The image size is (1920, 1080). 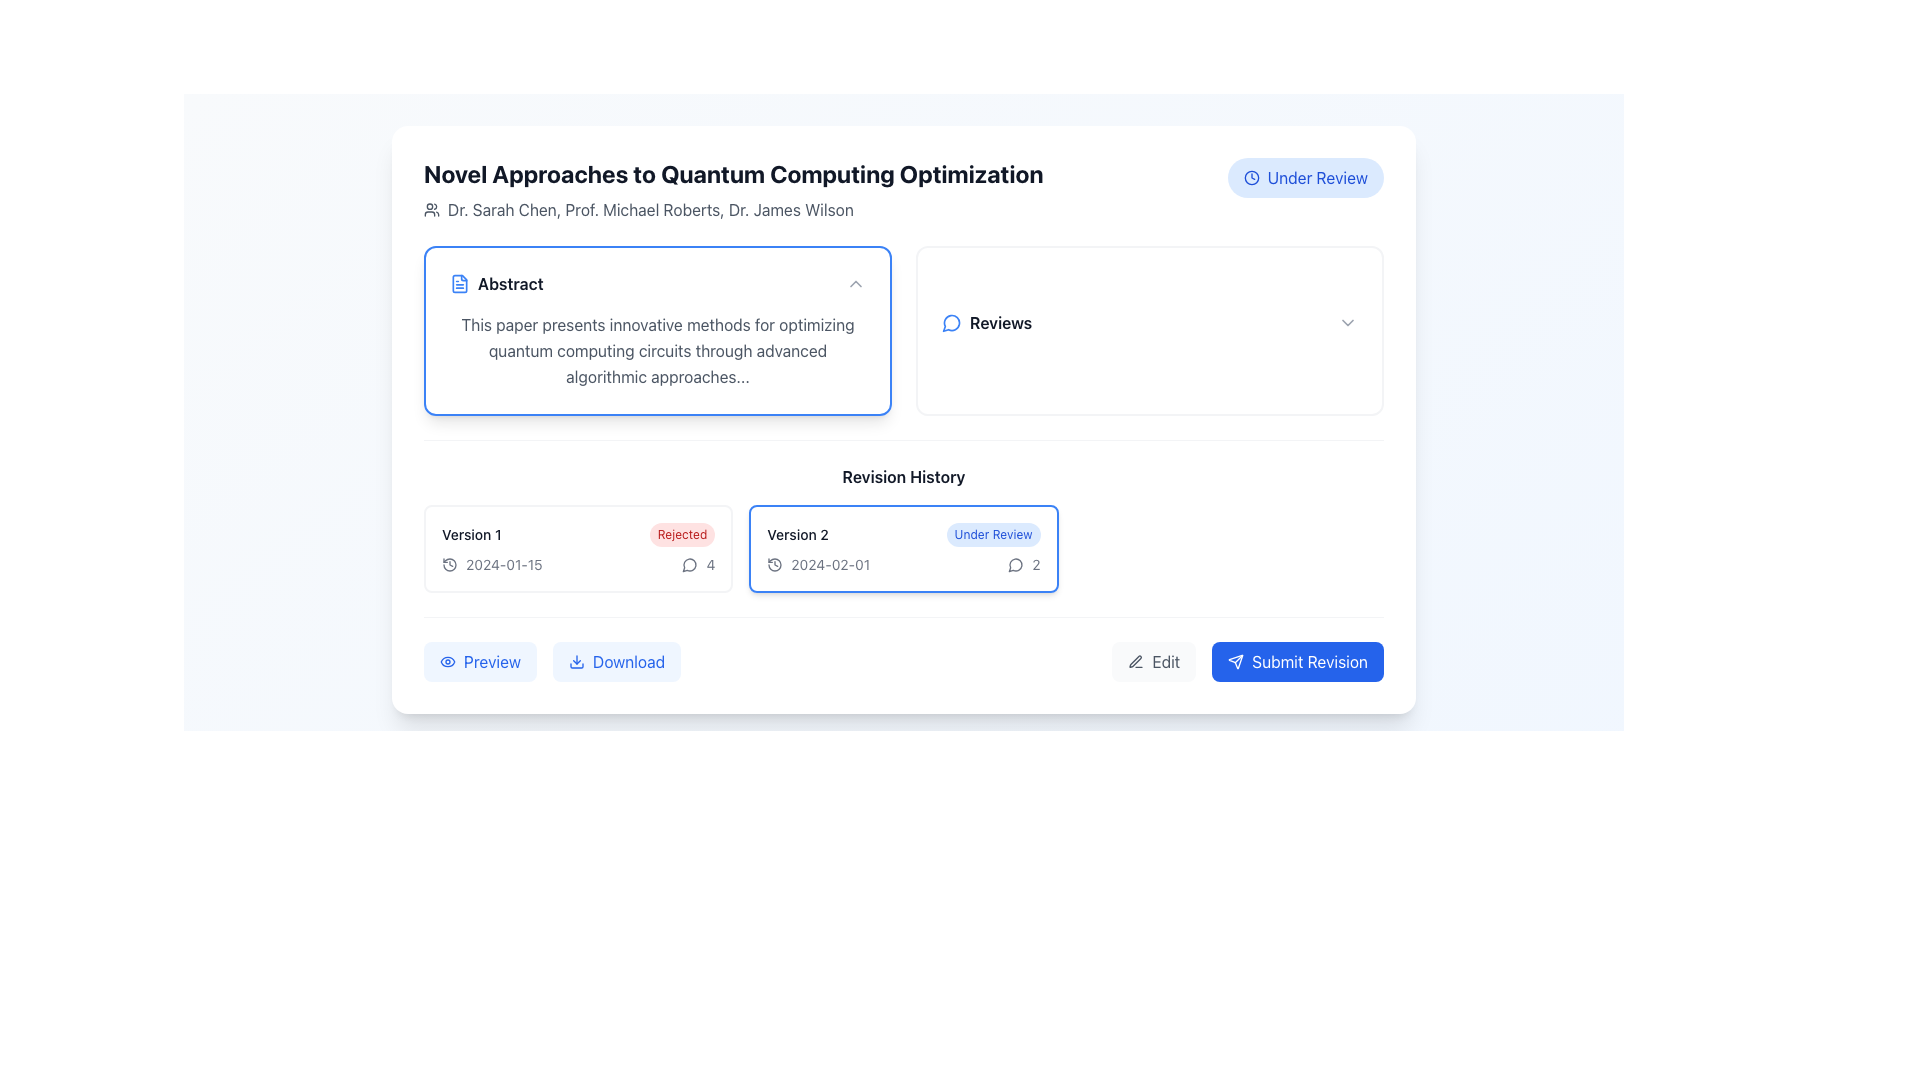 What do you see at coordinates (1250, 176) in the screenshot?
I see `the status icon indicating 'Under Review' located at the top-right corner of the main content area` at bounding box center [1250, 176].